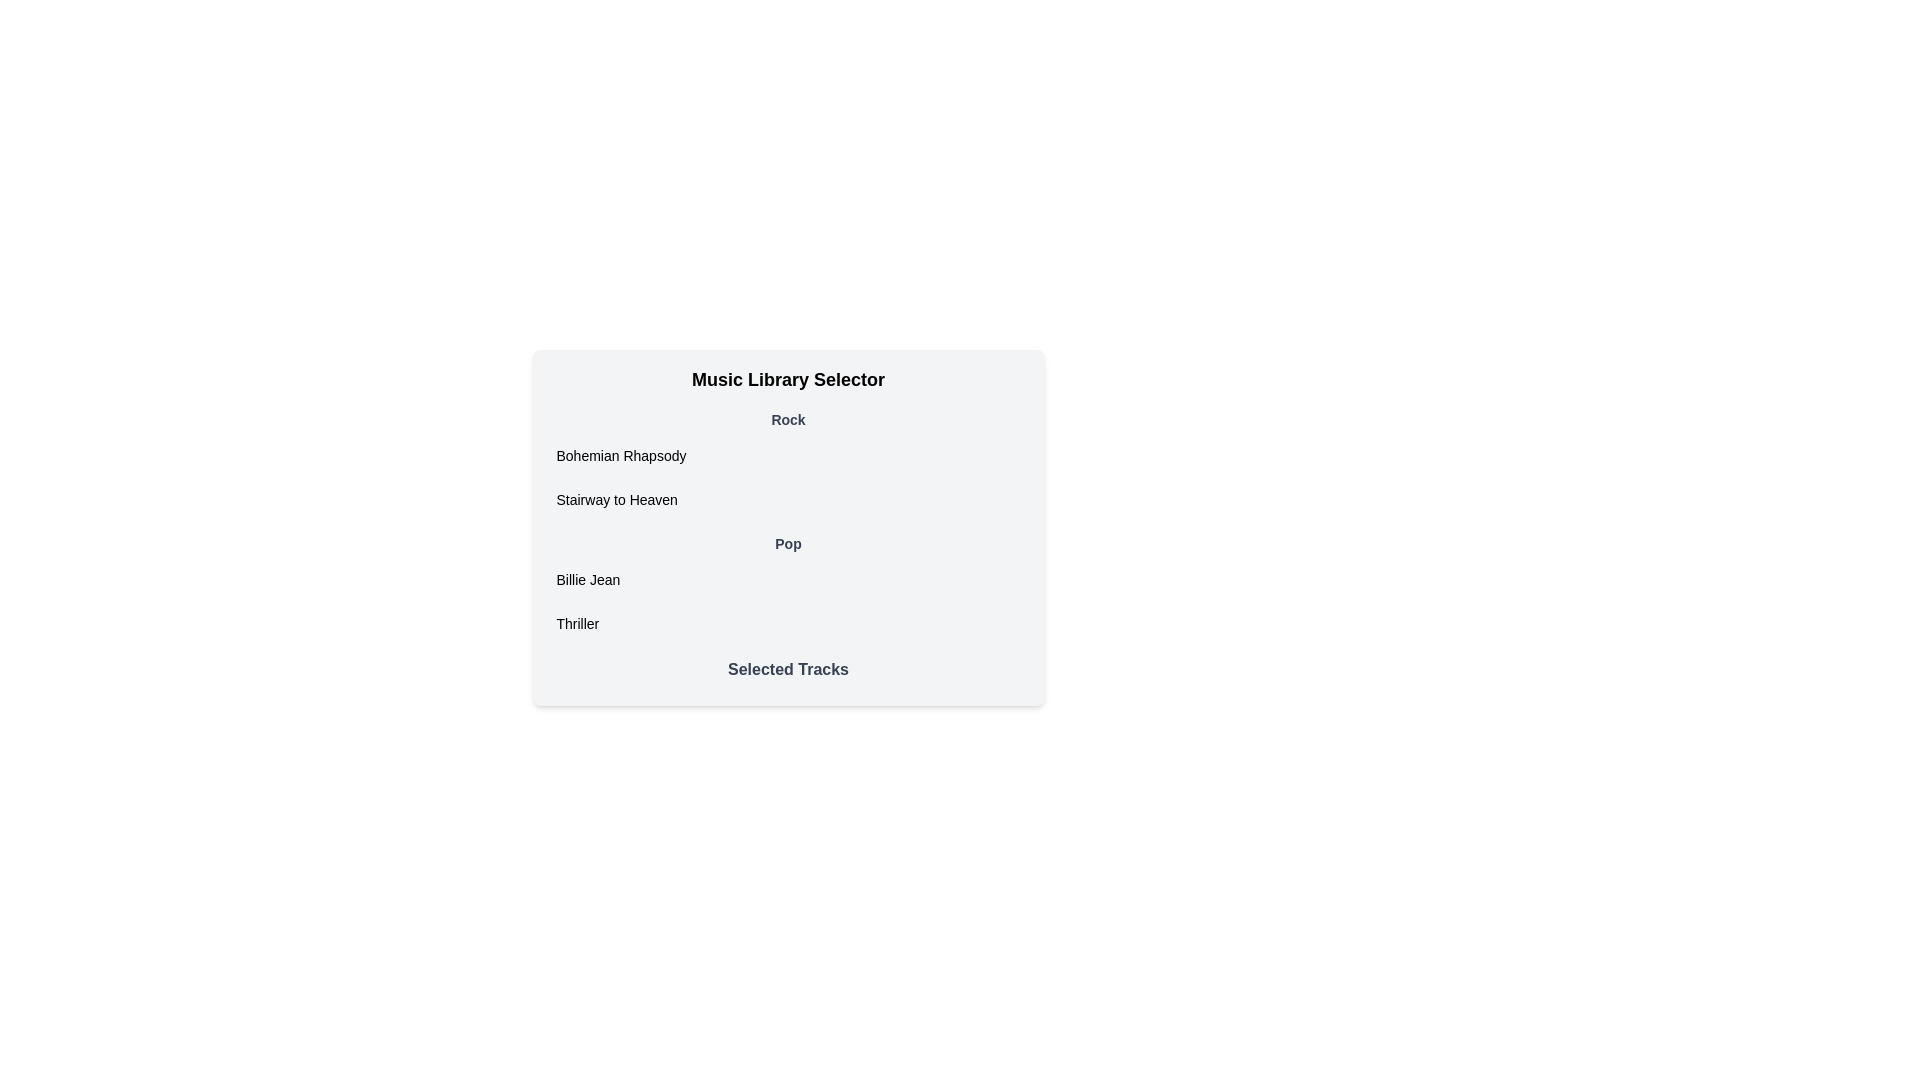 The height and width of the screenshot is (1080, 1920). What do you see at coordinates (787, 543) in the screenshot?
I see `the bold-text label 'Pop' displayed in dark gray, which is positioned in the middle of a vertical list of genres and songs, immediately above 'Billie Jean' and 'Thriller'` at bounding box center [787, 543].